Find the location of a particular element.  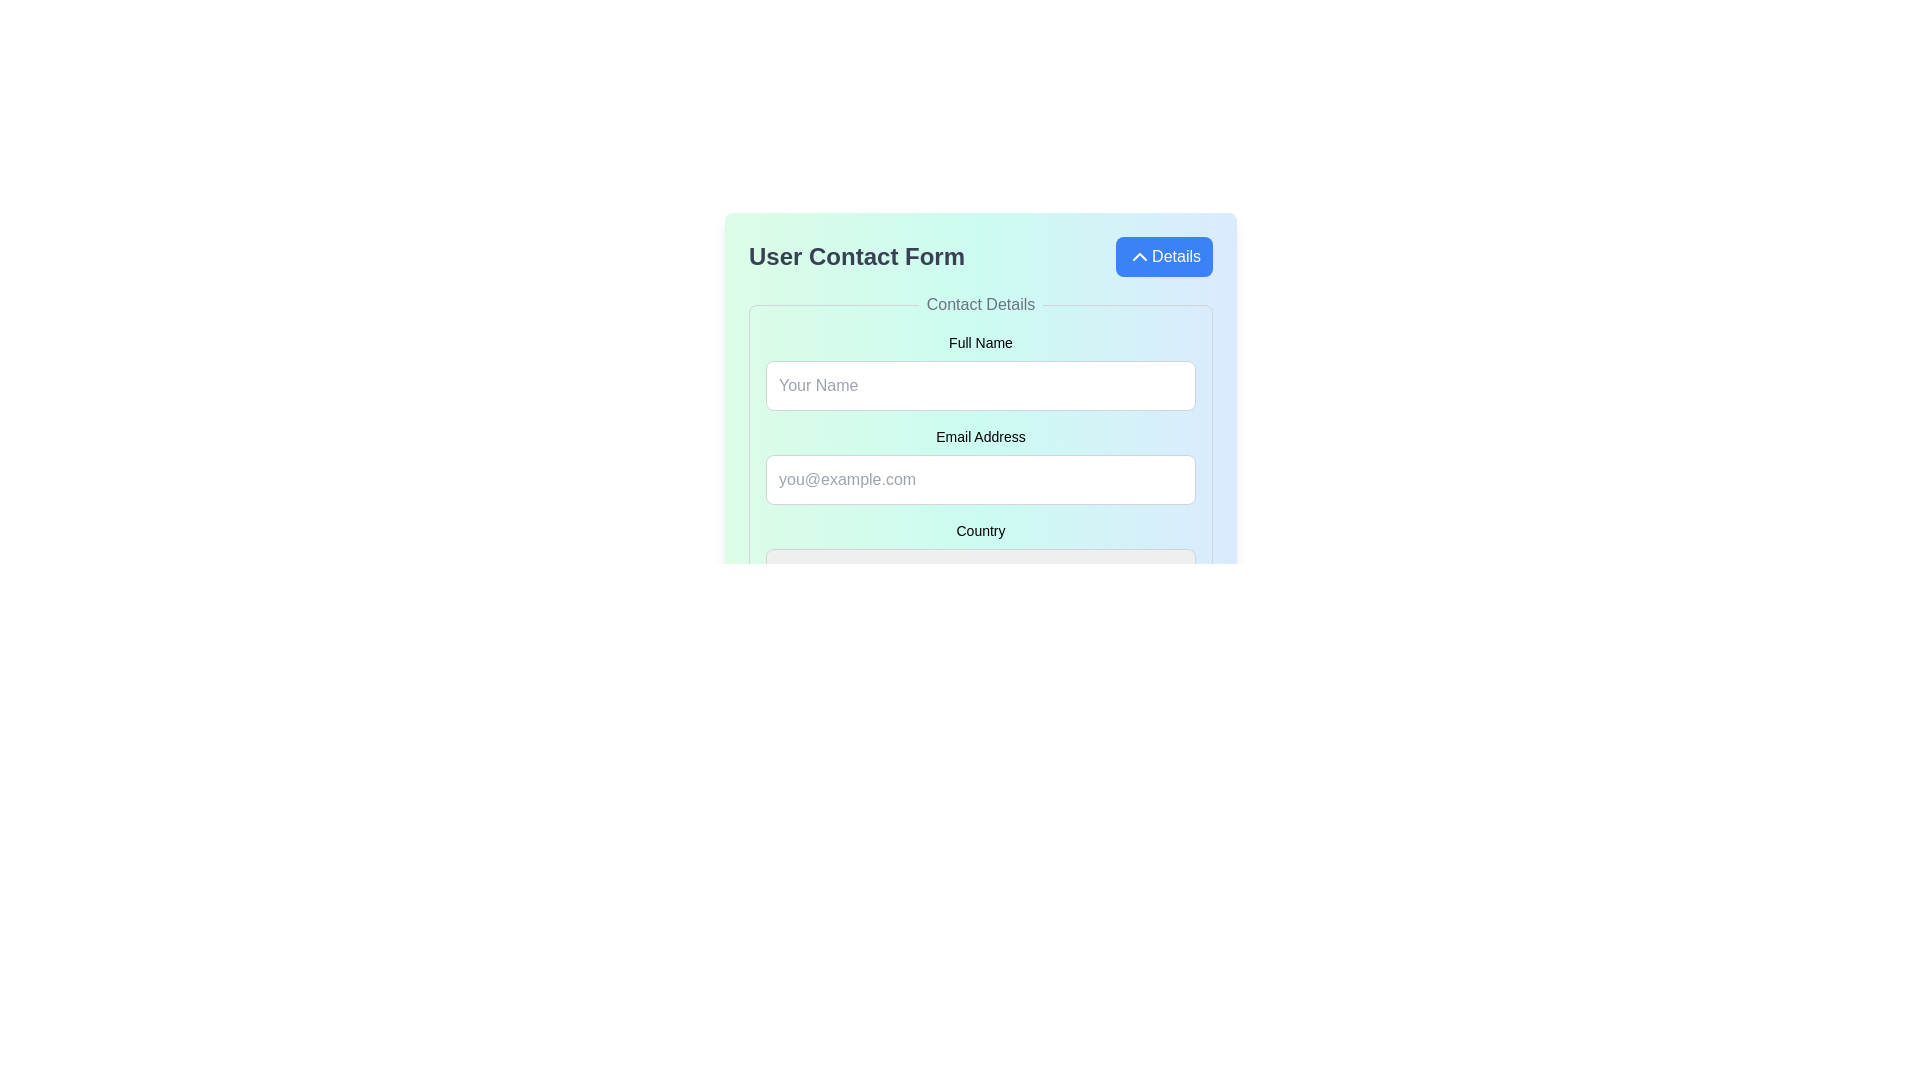

the Text Label for the 'Full Name' section of the contact form, which provides information about the expected data entry for the associated input field is located at coordinates (980, 342).